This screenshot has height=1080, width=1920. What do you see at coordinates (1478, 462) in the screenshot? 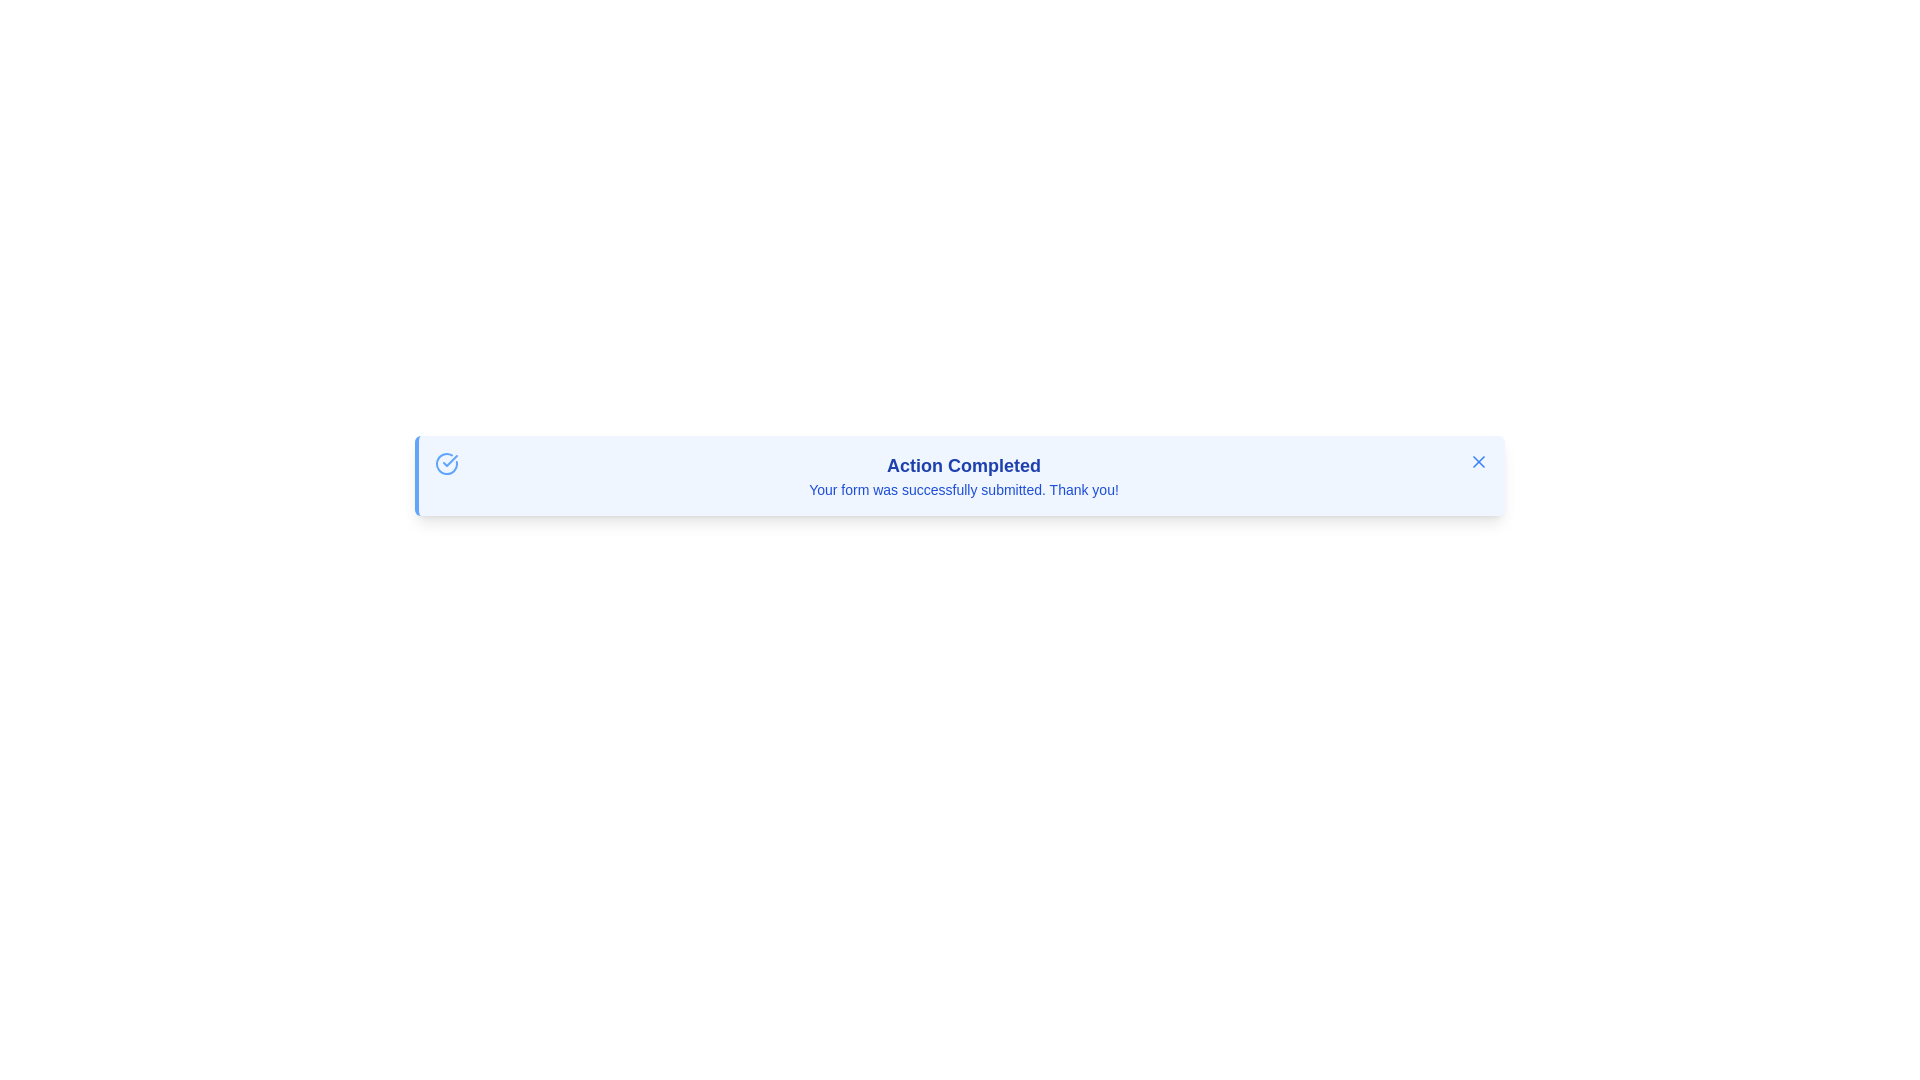
I see `the close button represented by an 'X' icon in blue color located at the top-right corner of the notification box that indicates 'Action Completed'` at bounding box center [1478, 462].